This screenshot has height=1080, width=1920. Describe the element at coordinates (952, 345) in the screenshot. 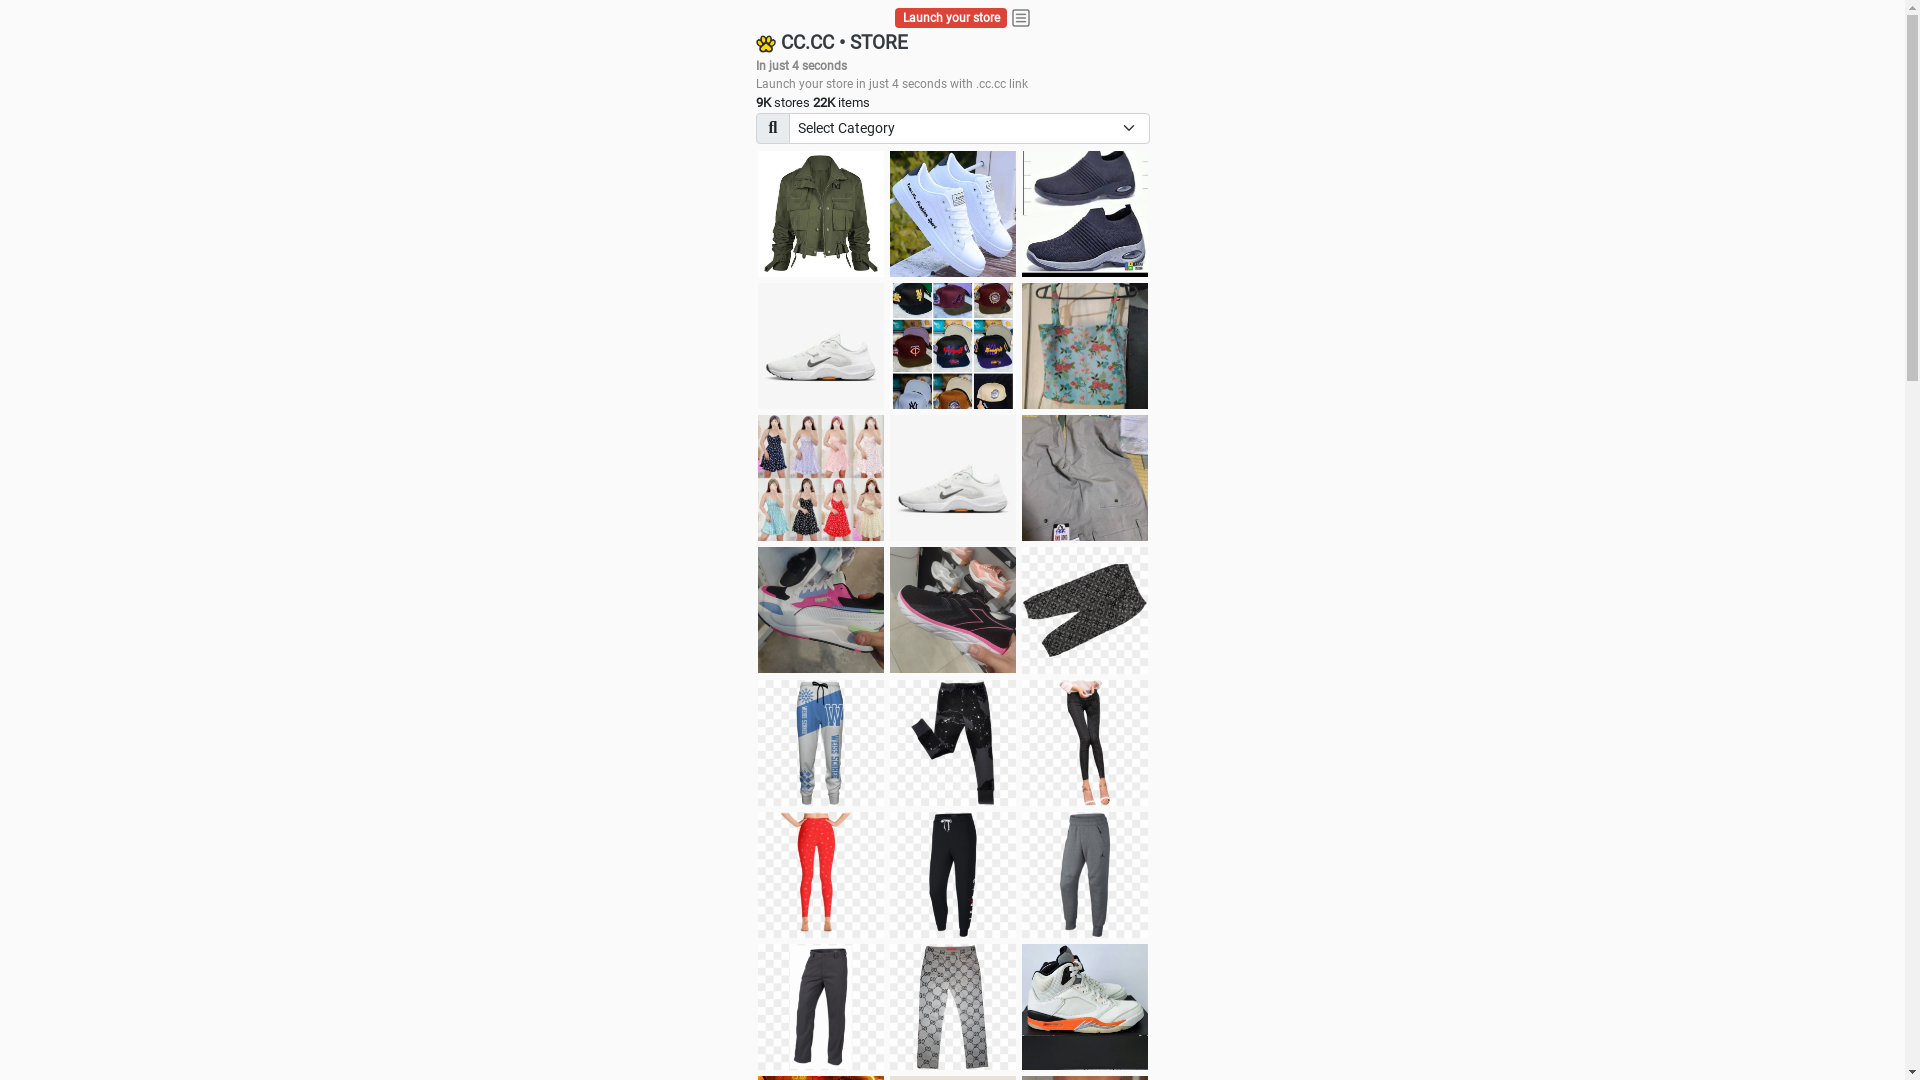

I see `'Things we need'` at that location.